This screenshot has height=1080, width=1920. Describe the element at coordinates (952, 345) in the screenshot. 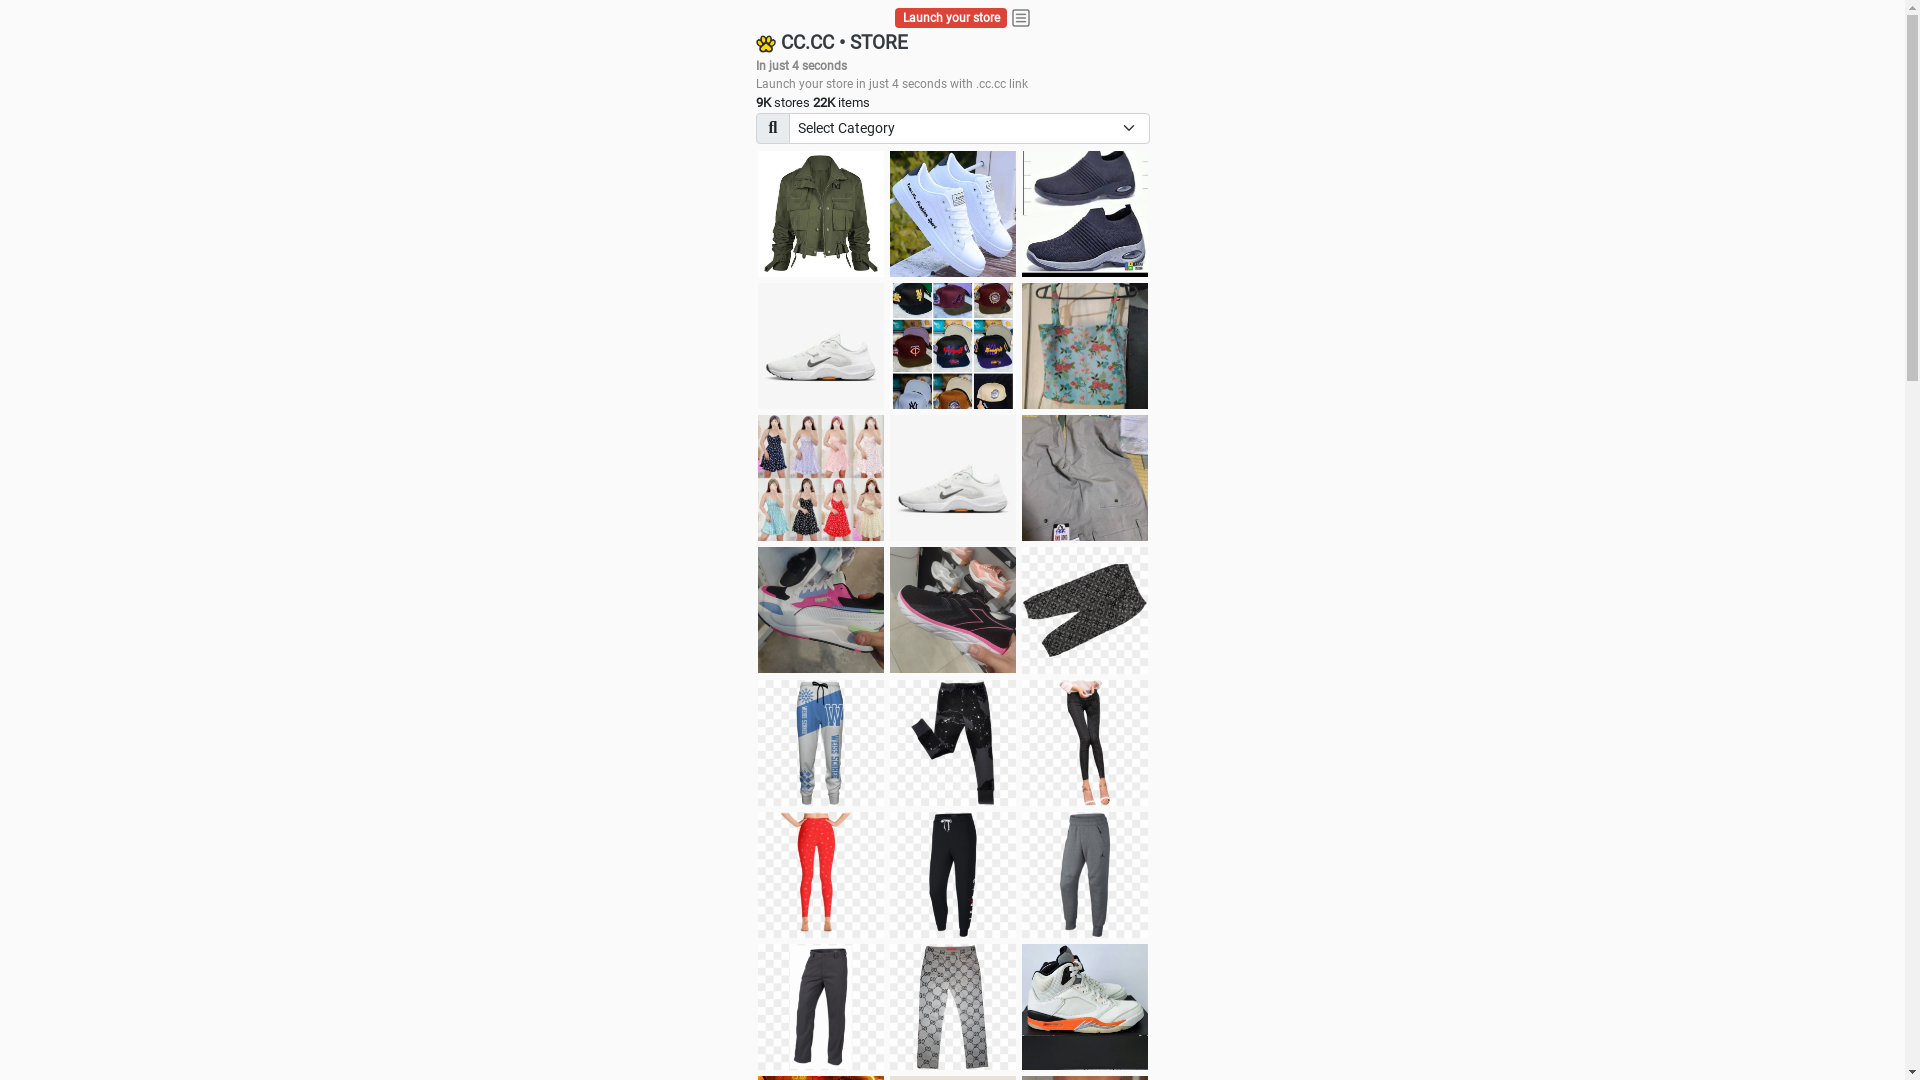

I see `'Things we need'` at that location.